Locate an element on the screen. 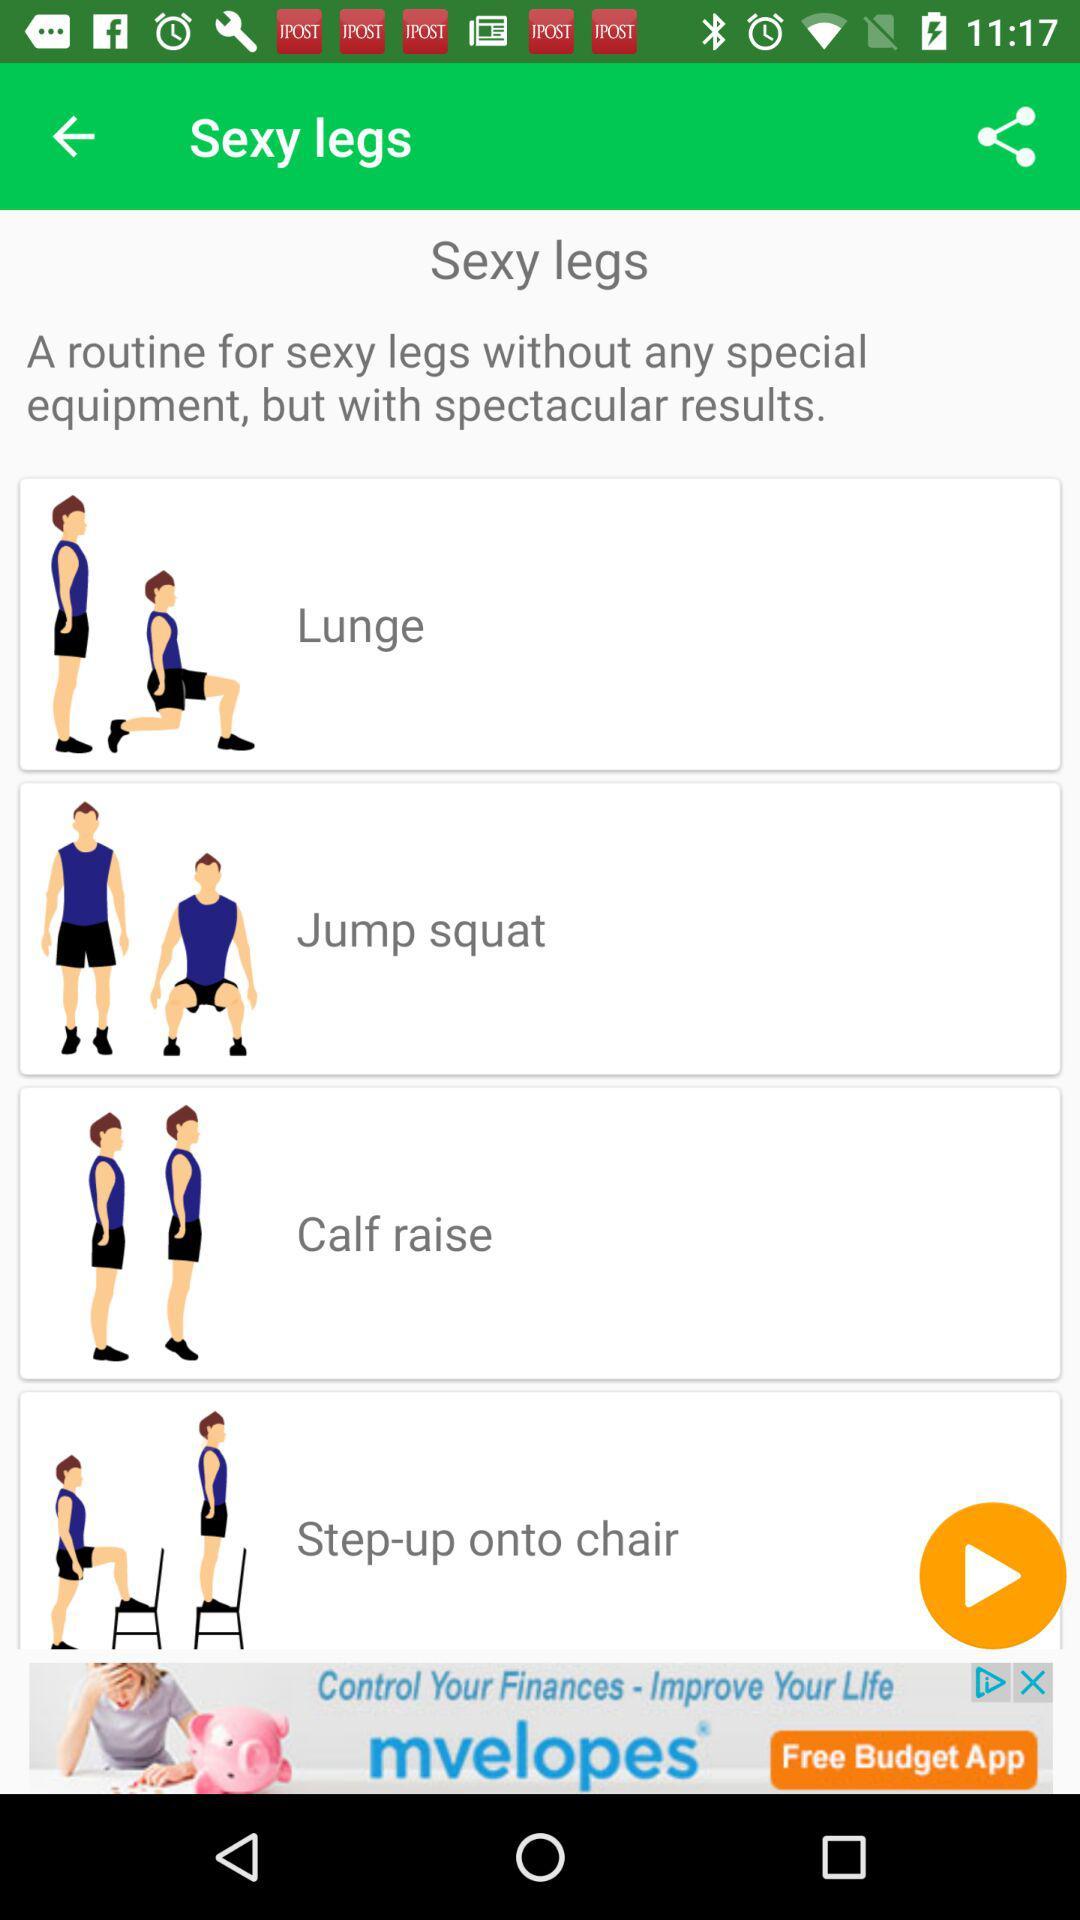 The width and height of the screenshot is (1080, 1920). the play icon is located at coordinates (992, 1574).